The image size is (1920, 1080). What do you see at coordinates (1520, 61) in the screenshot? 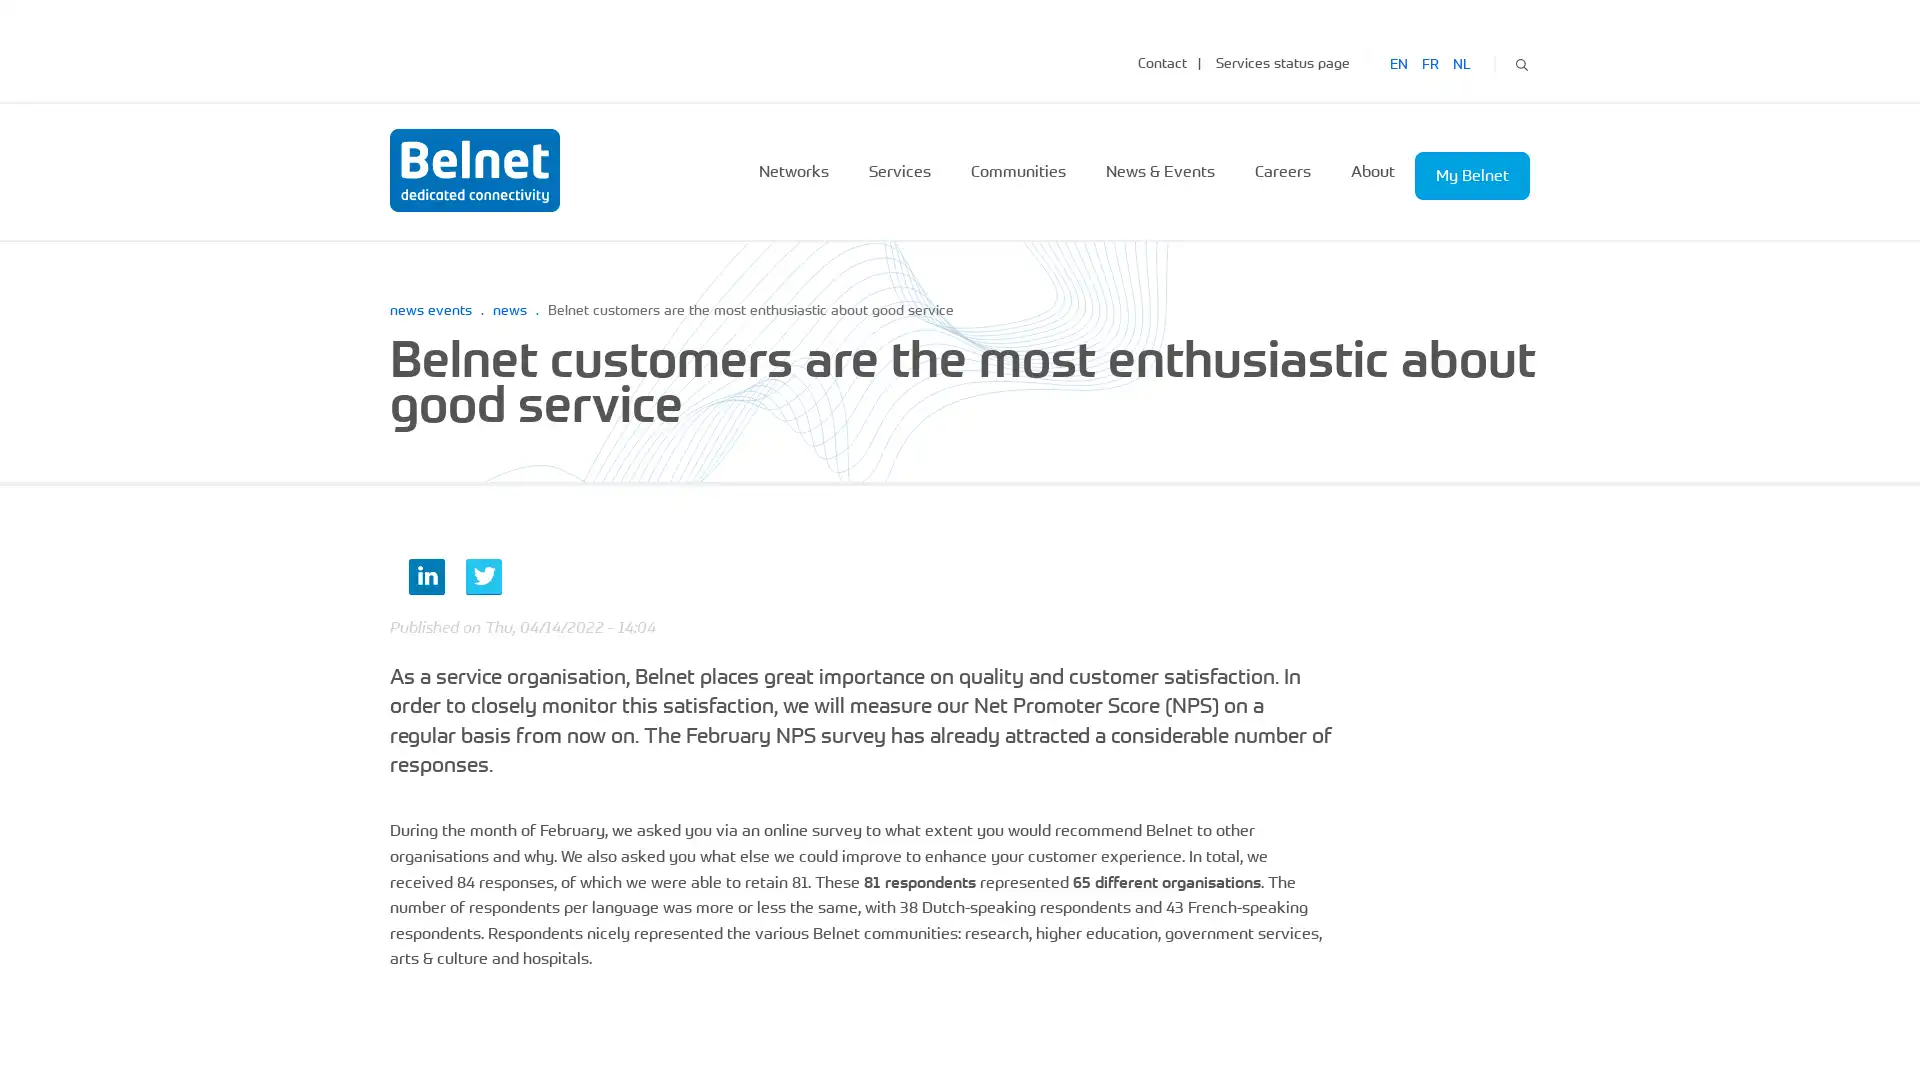
I see `Search` at bounding box center [1520, 61].